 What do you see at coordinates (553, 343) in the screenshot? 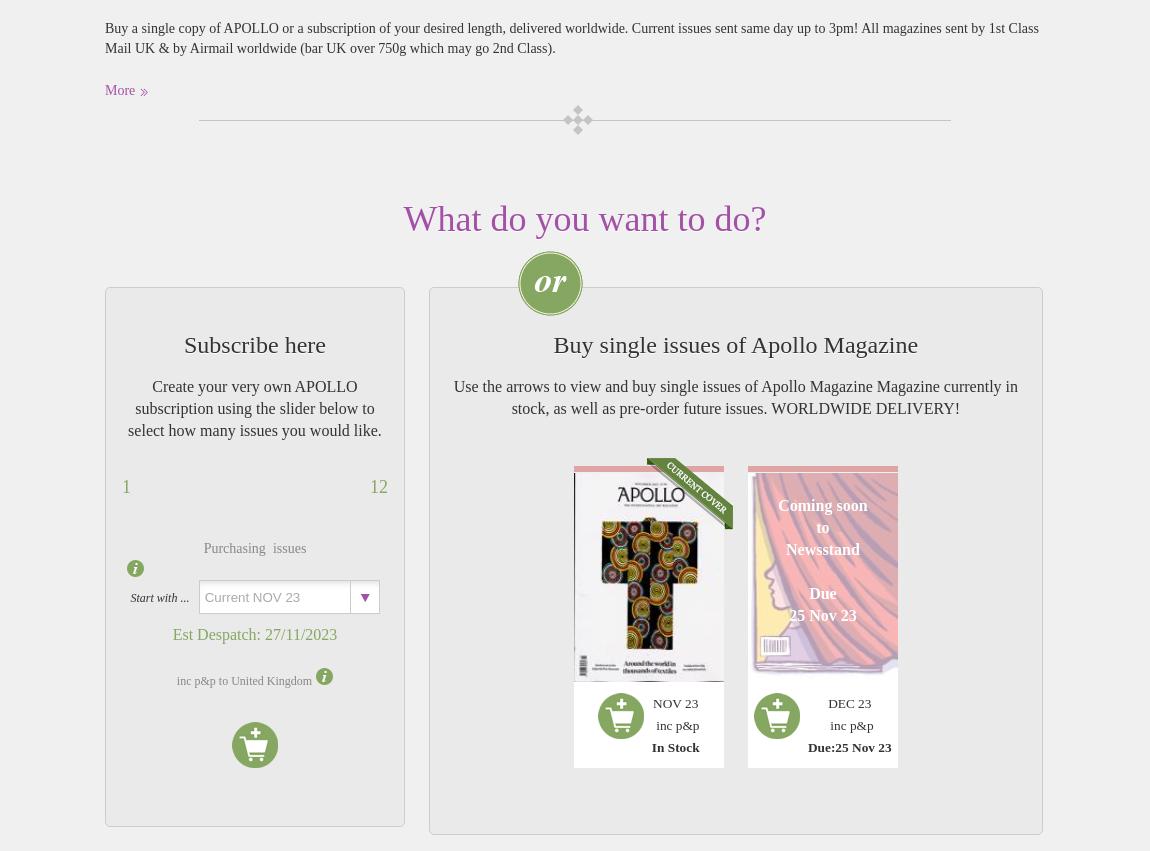
I see `'Buy single issues of Apollo Magazine'` at bounding box center [553, 343].